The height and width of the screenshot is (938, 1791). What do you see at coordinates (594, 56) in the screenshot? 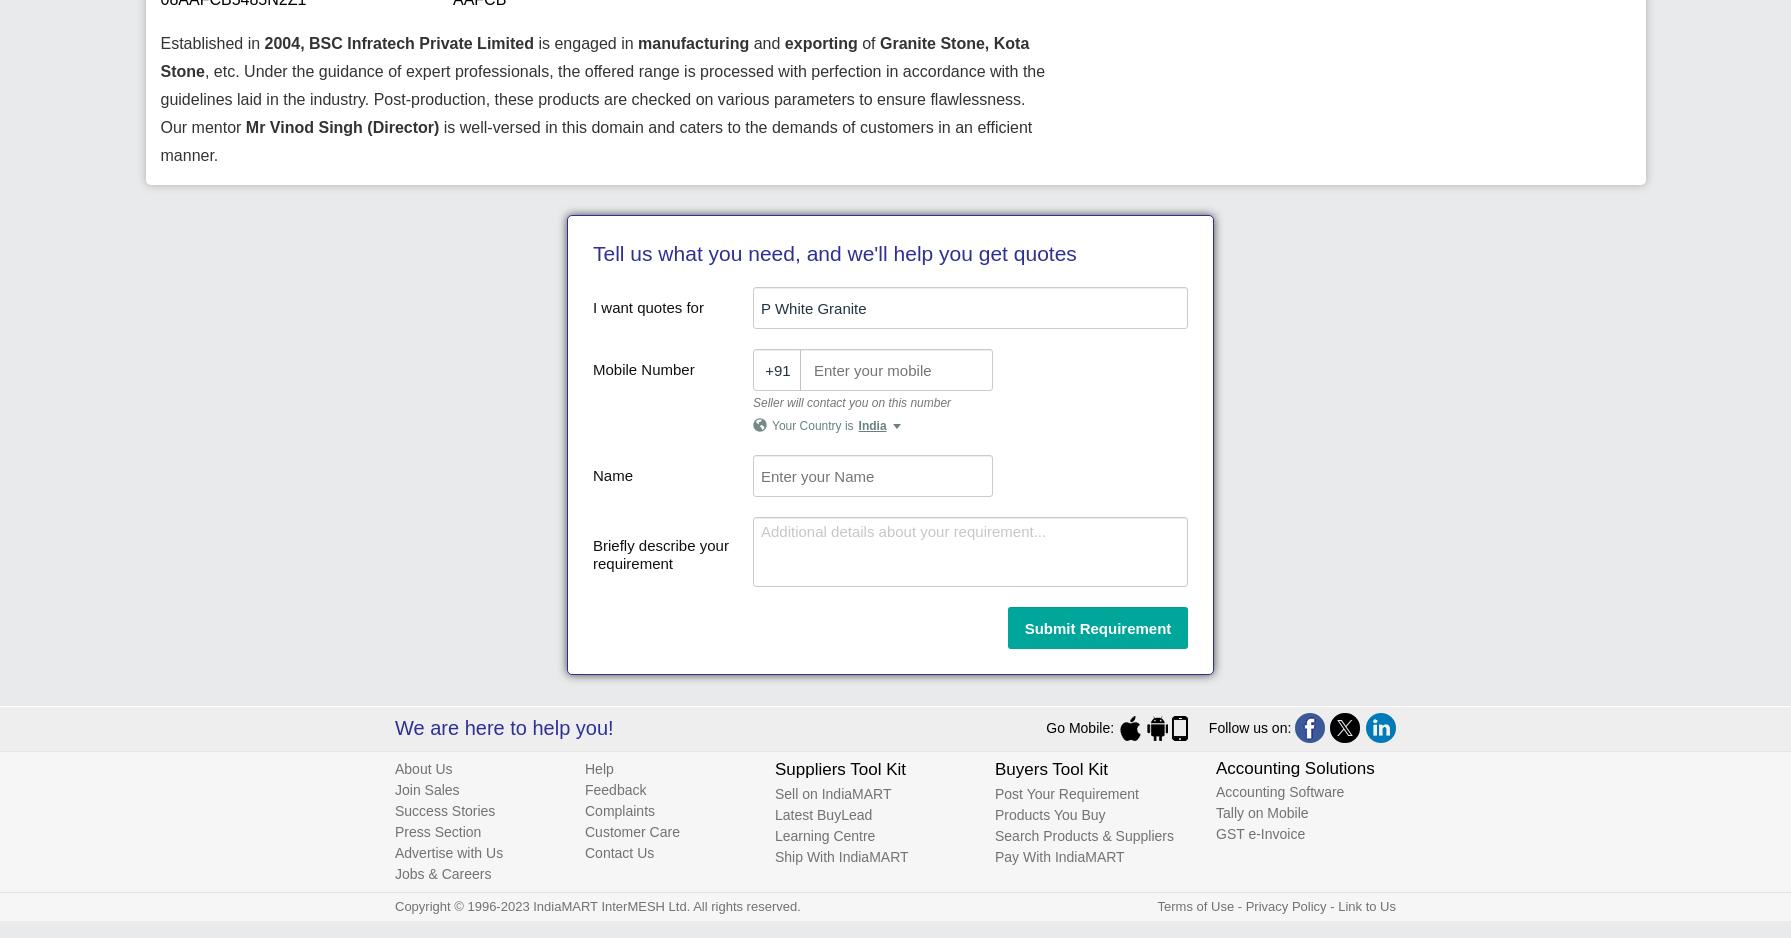
I see `'Granite Stone, Kota Stone'` at bounding box center [594, 56].